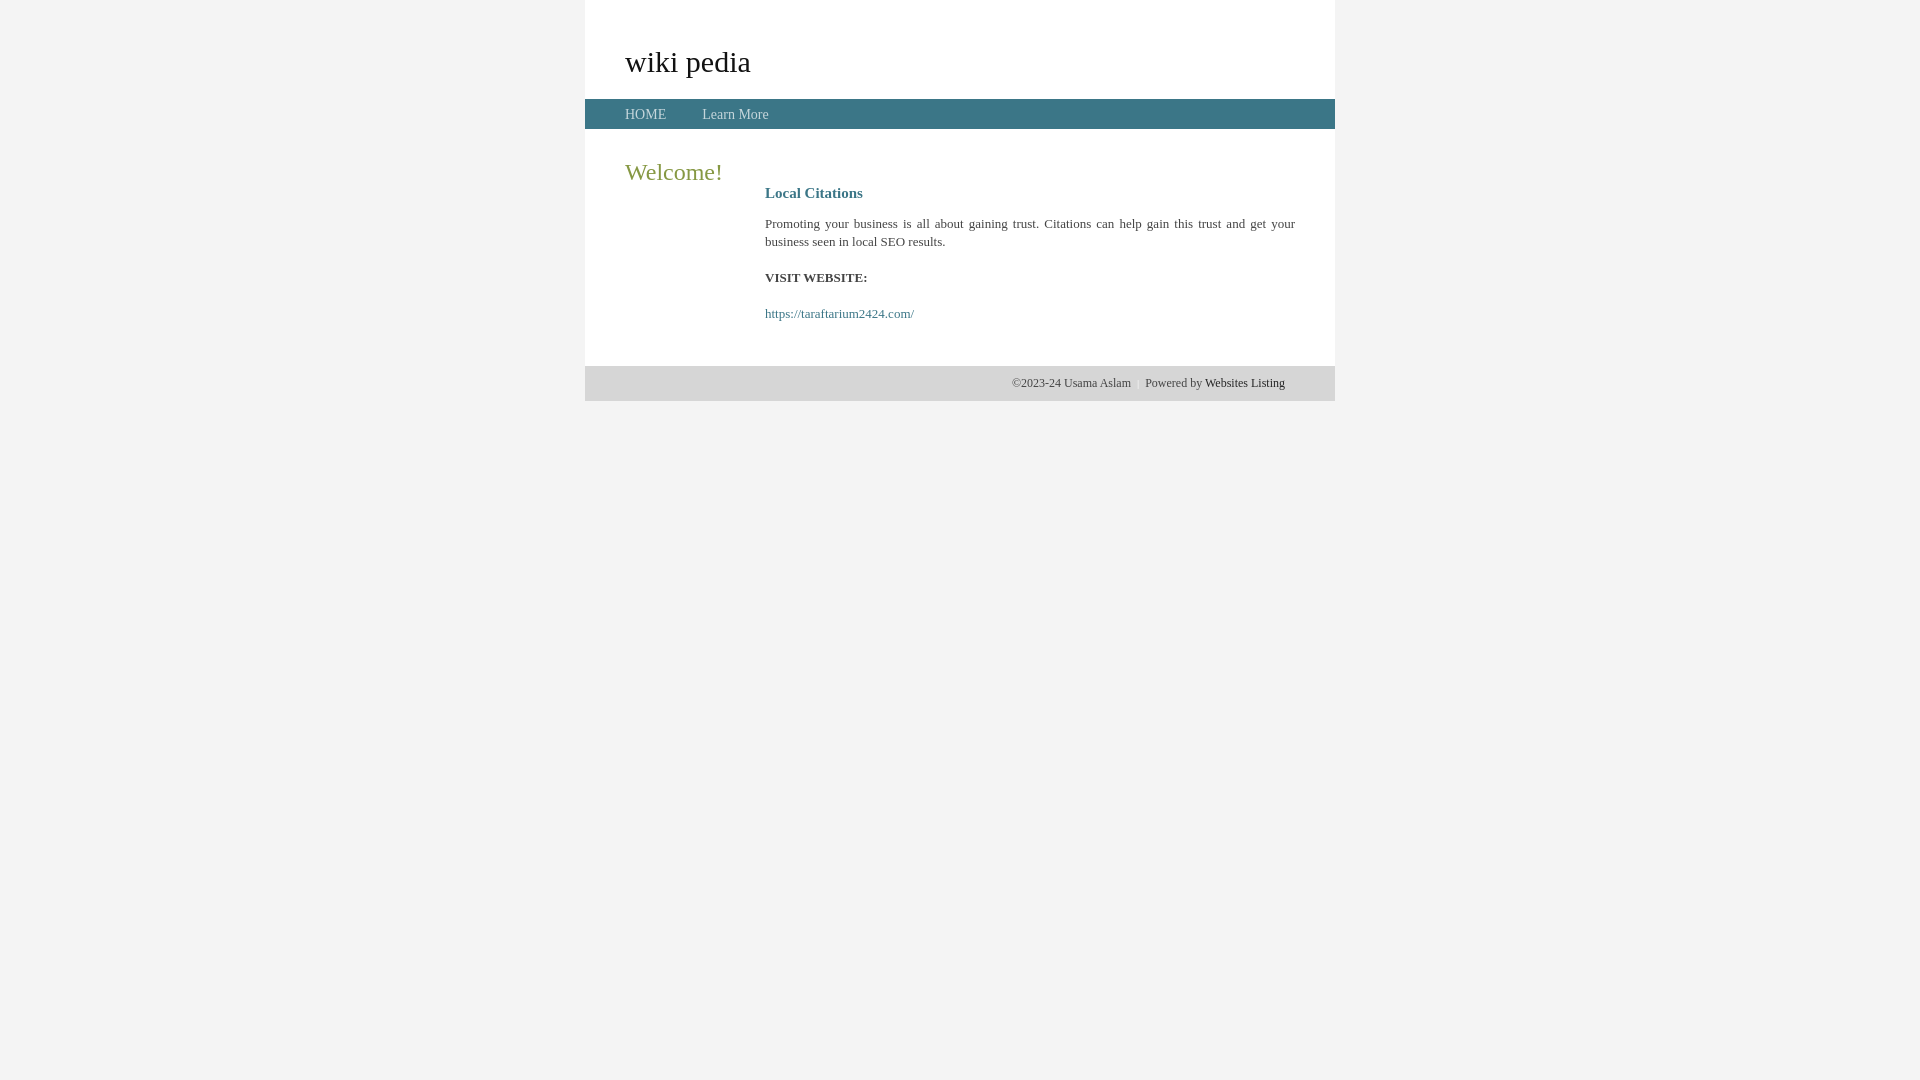  Describe the element at coordinates (623, 60) in the screenshot. I see `'wiki pedia'` at that location.